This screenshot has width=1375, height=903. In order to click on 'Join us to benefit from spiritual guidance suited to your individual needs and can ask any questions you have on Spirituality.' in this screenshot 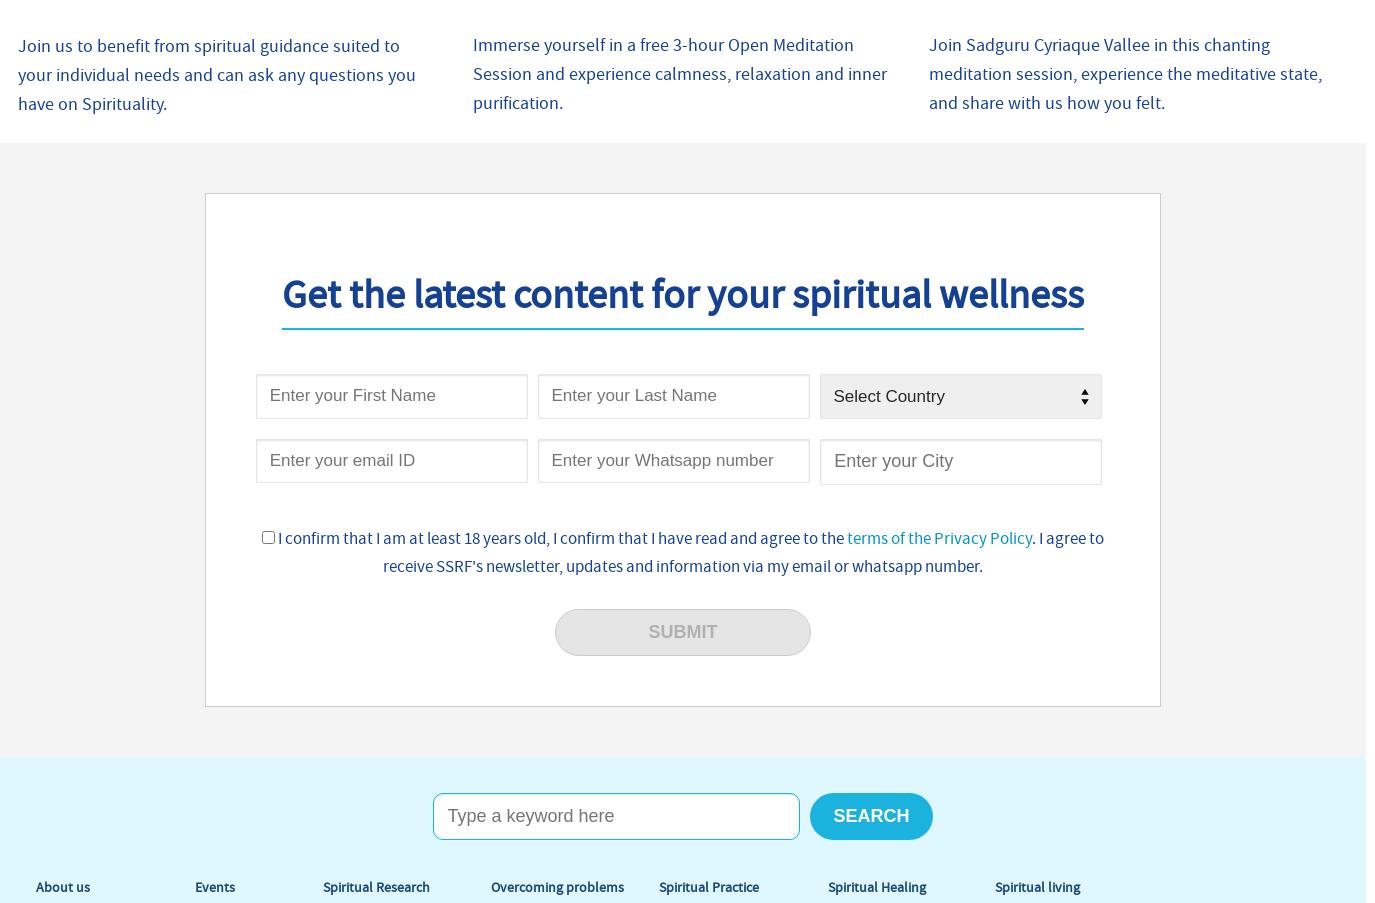, I will do `click(17, 73)`.